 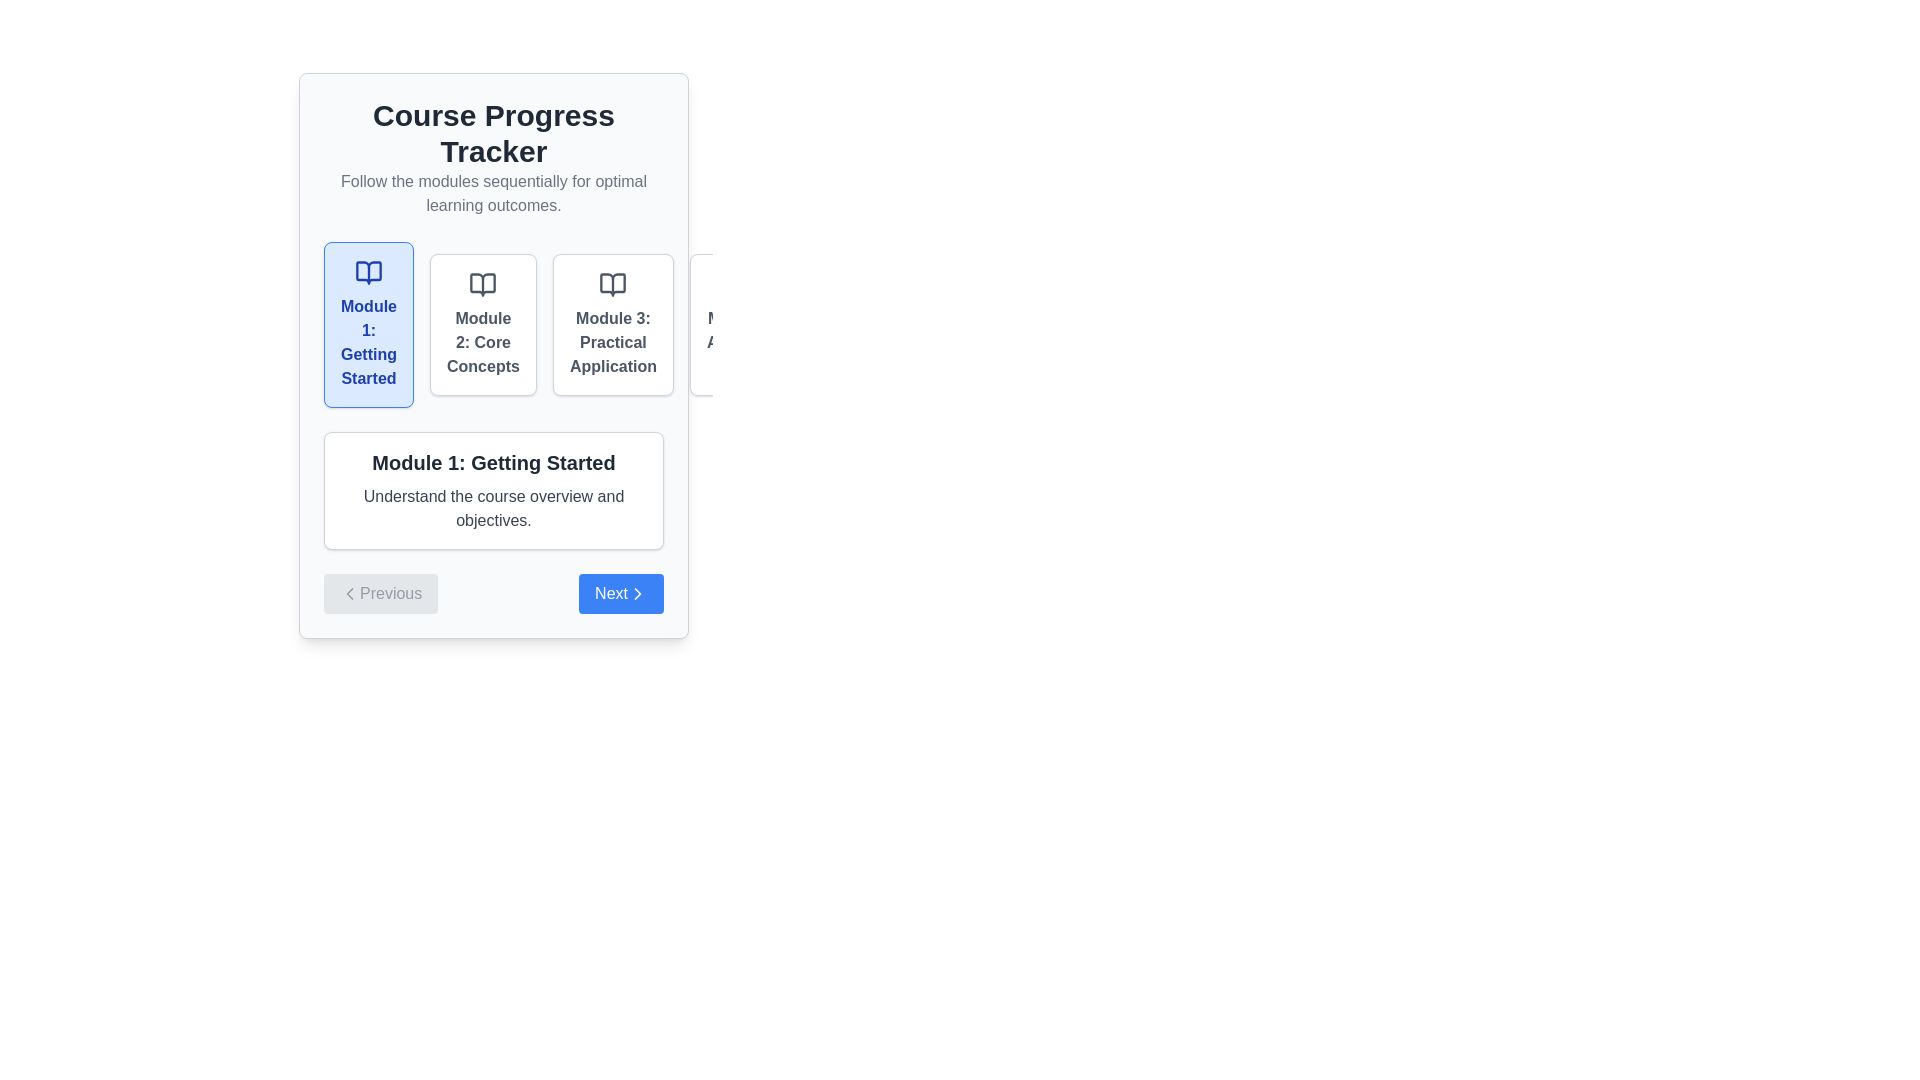 What do you see at coordinates (494, 462) in the screenshot?
I see `the text heading that says 'Module 1: Getting Started', which is displayed in bold and larger font size, styled in dark gray on a white background, positioned at the top center of its card` at bounding box center [494, 462].